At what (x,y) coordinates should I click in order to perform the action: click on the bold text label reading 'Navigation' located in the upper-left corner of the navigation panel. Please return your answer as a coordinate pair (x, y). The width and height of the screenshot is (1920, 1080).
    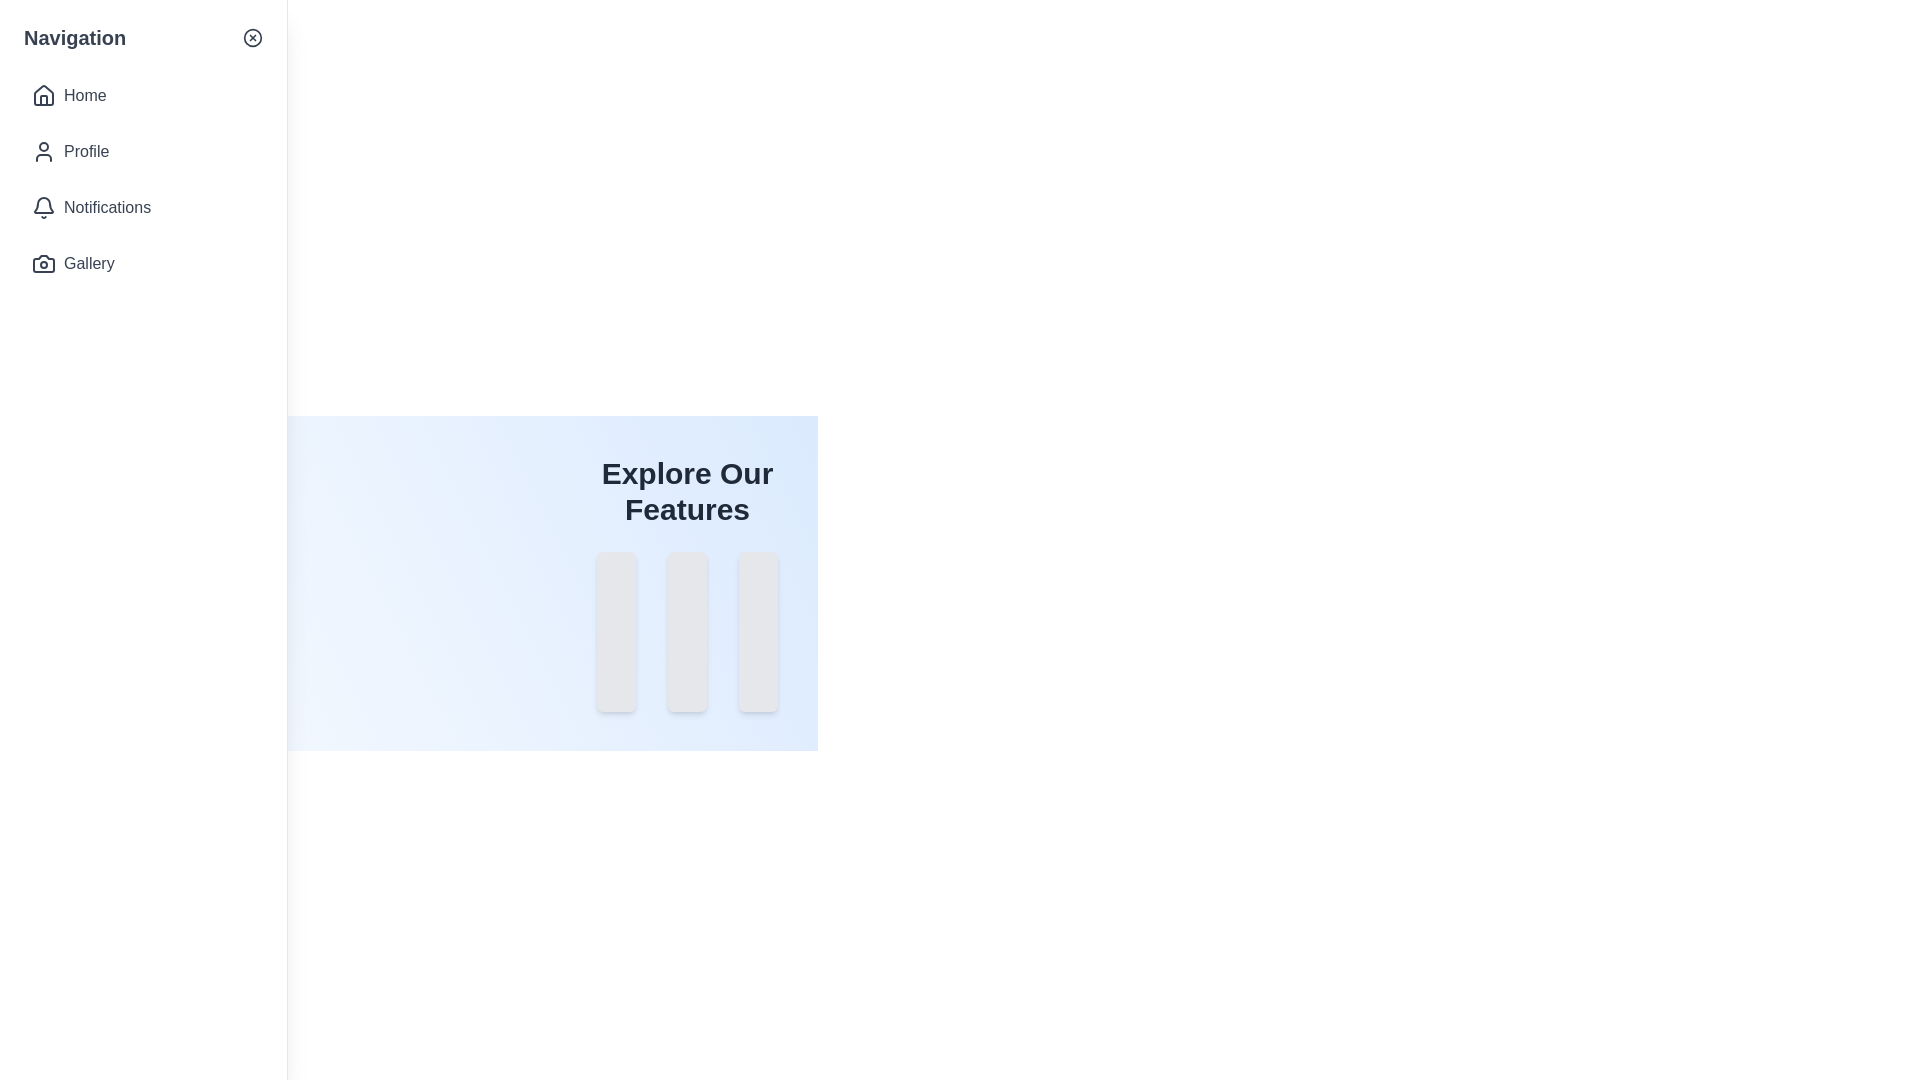
    Looking at the image, I should click on (75, 38).